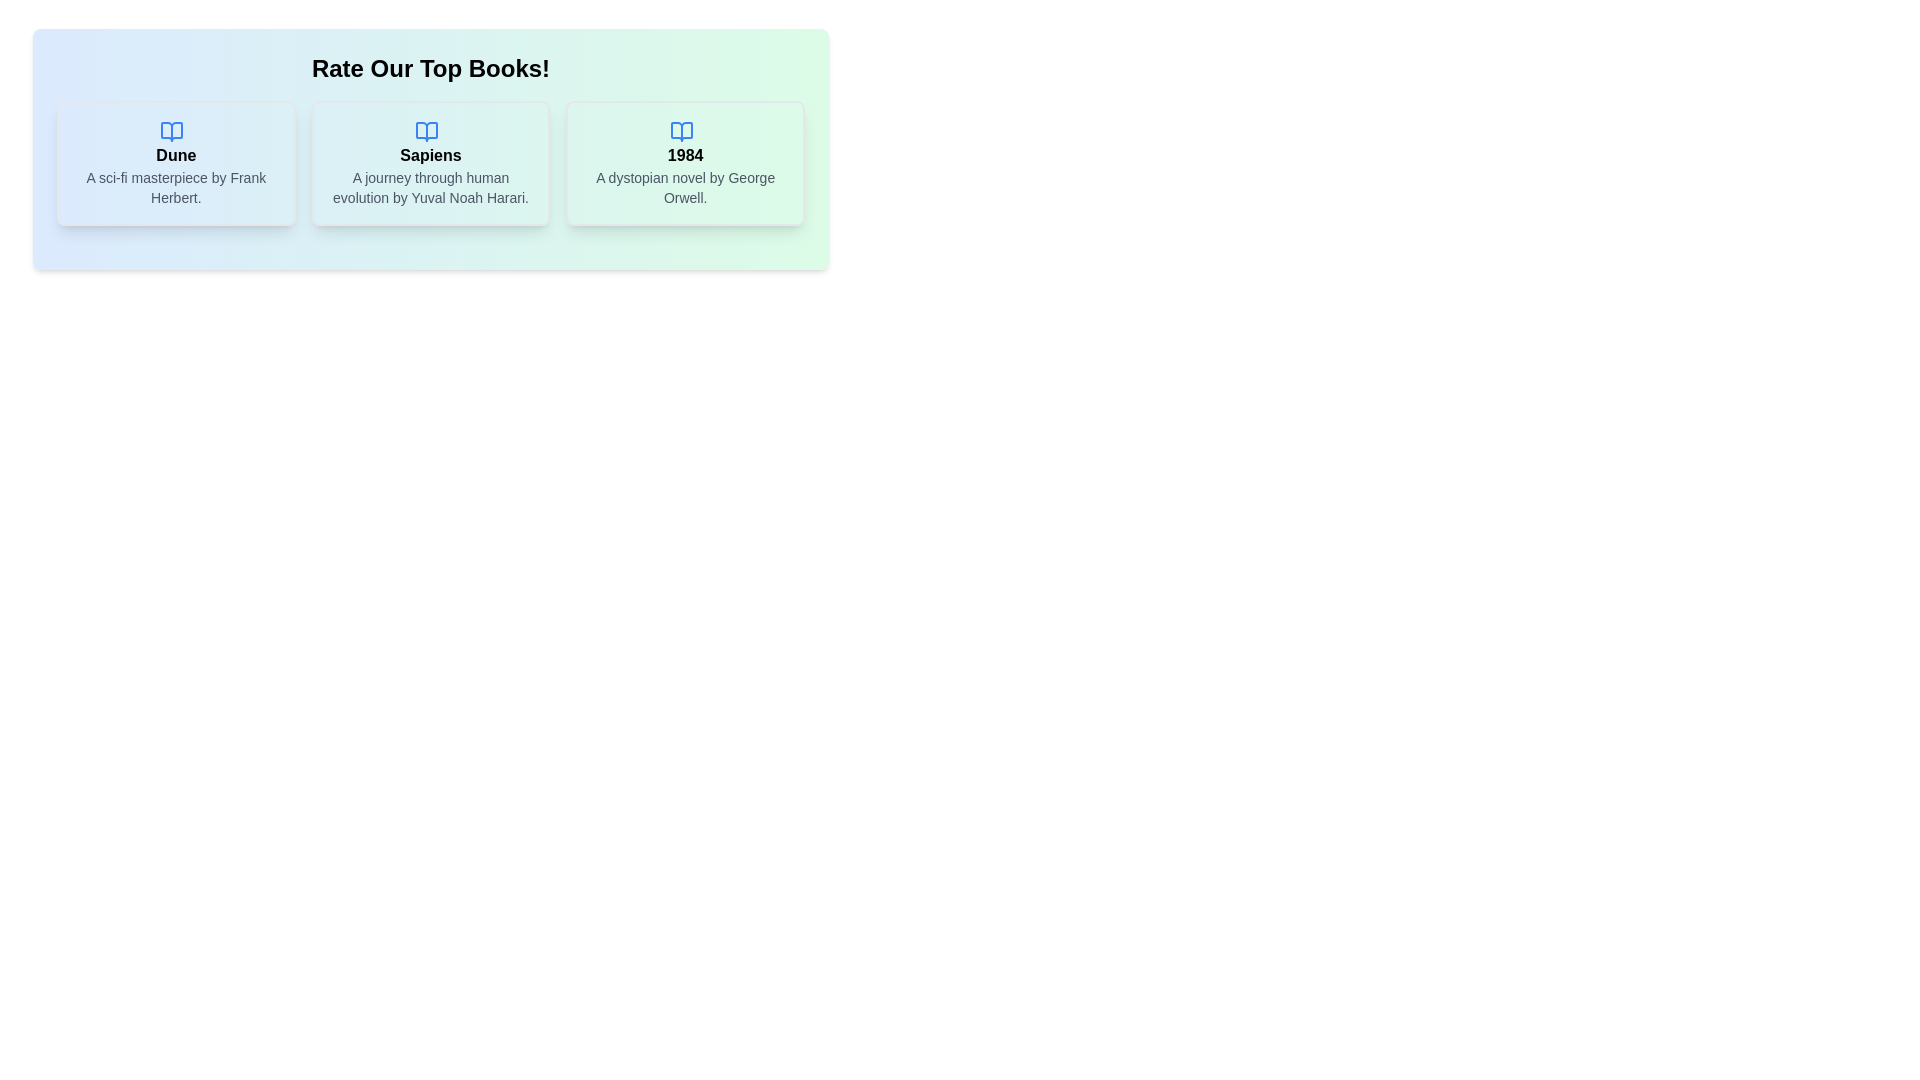 This screenshot has width=1920, height=1080. Describe the element at coordinates (172, 131) in the screenshot. I see `the leftmost icon in the first item of the book list related to 'Dune', which is positioned above the title and to the left of its description` at that location.